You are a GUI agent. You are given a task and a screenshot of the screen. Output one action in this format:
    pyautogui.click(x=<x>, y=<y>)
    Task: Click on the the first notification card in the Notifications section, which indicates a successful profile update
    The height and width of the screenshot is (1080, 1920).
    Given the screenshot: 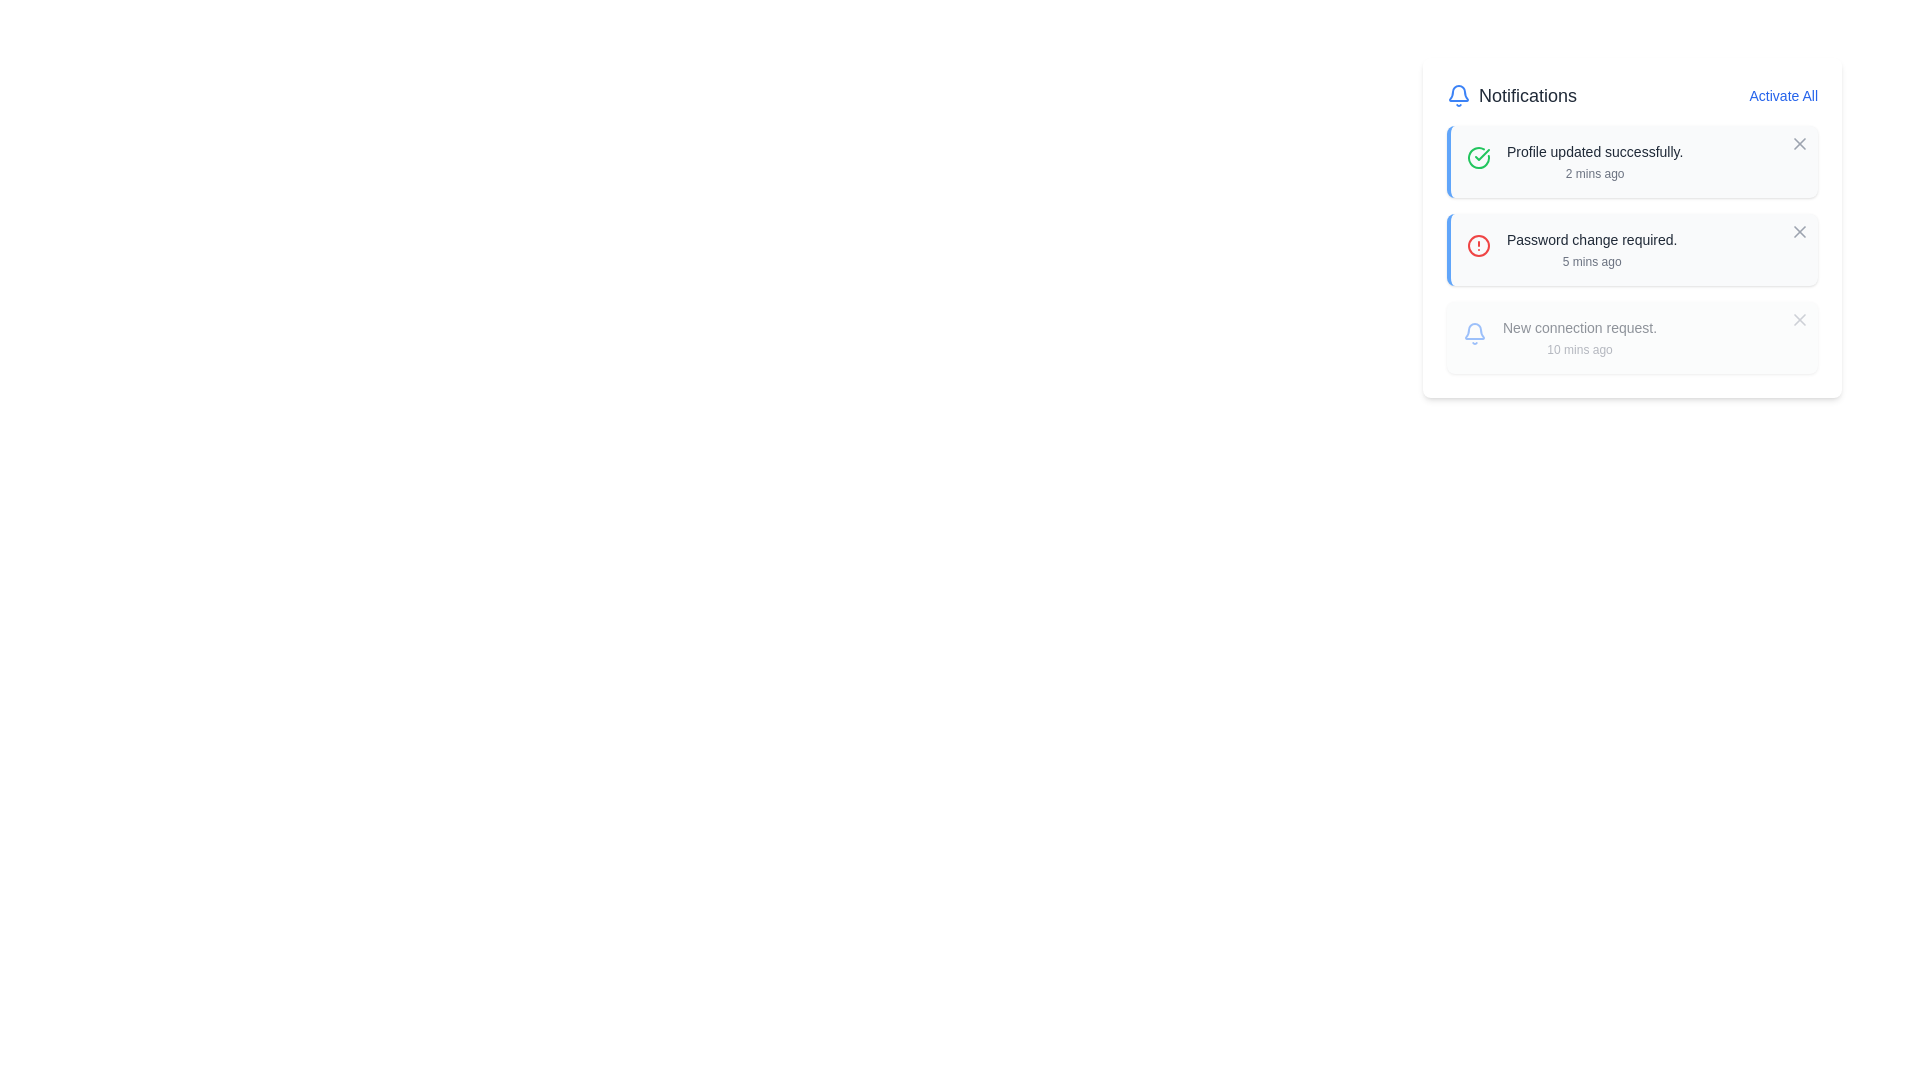 What is the action you would take?
    pyautogui.click(x=1632, y=161)
    